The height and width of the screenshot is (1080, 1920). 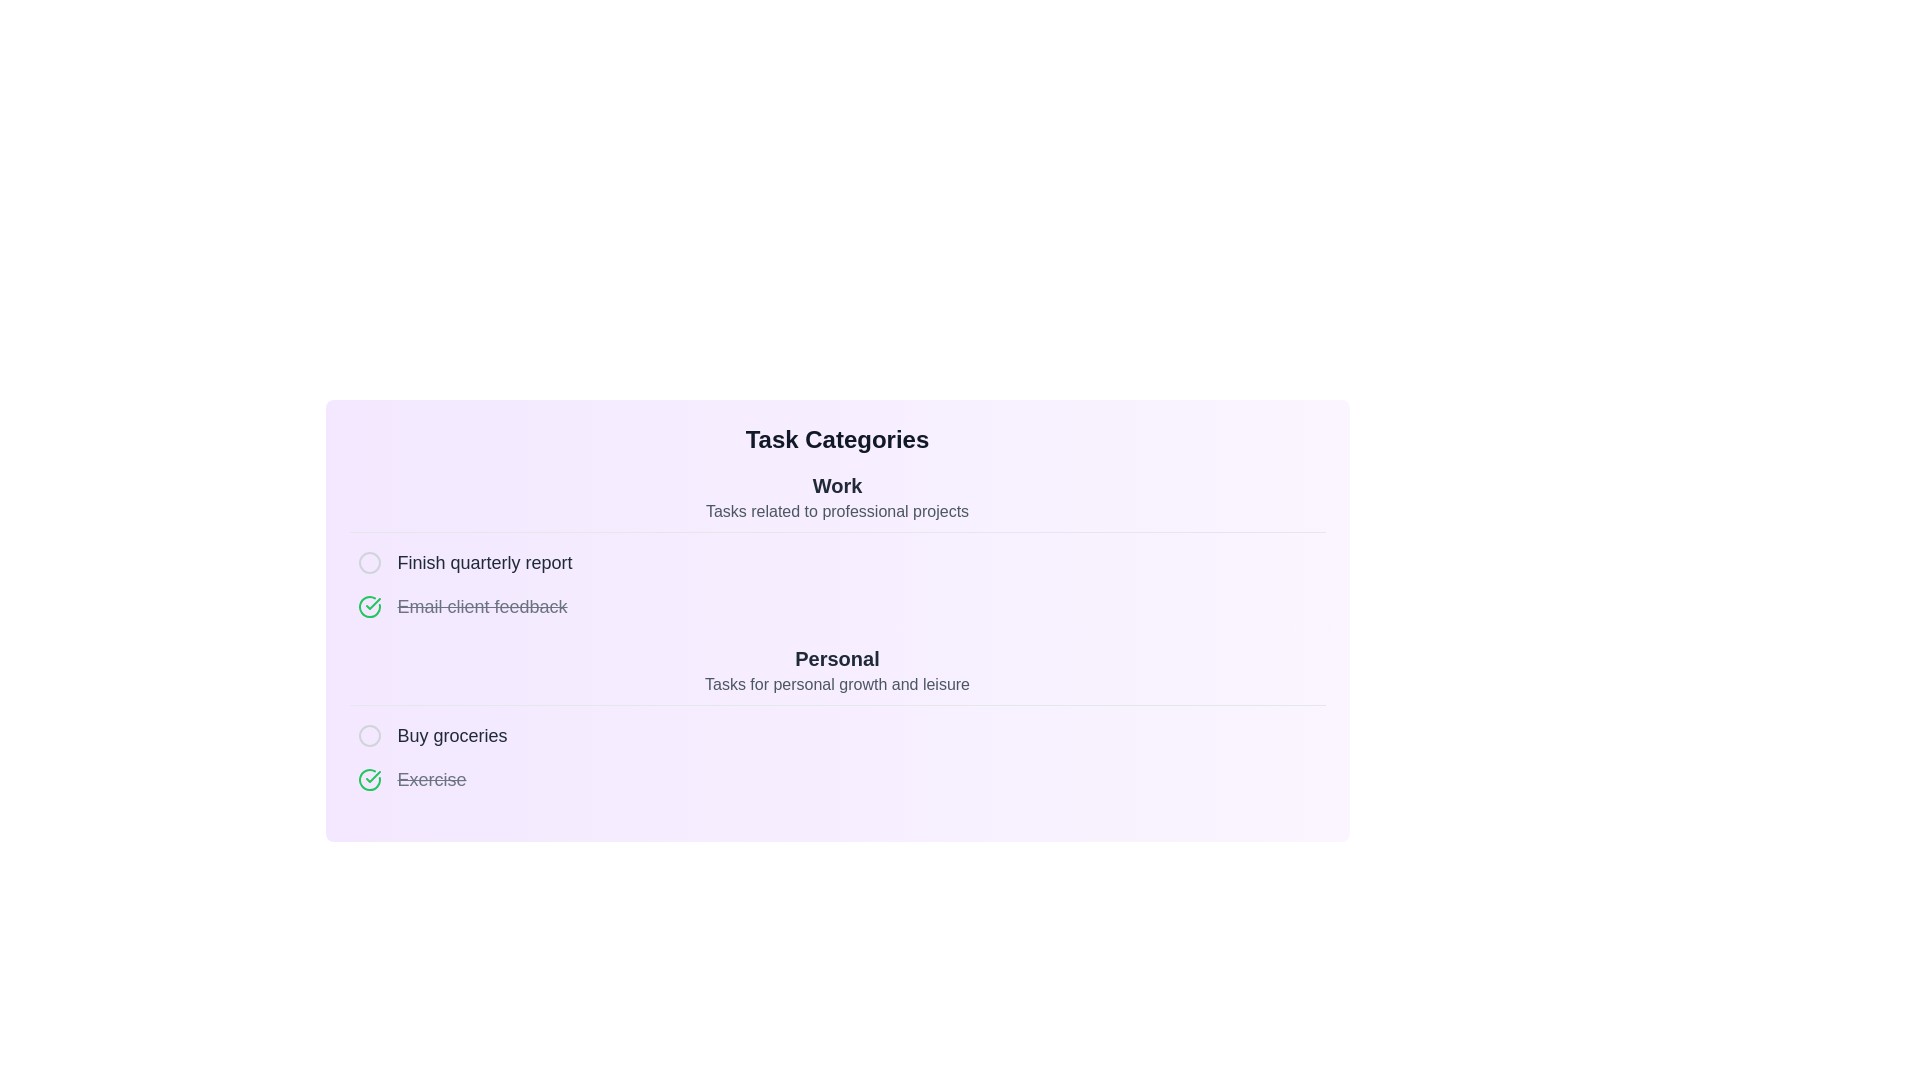 I want to click on the completed task labeled 'Email client feedback' in the 'Work' section of the task management interface, so click(x=461, y=605).